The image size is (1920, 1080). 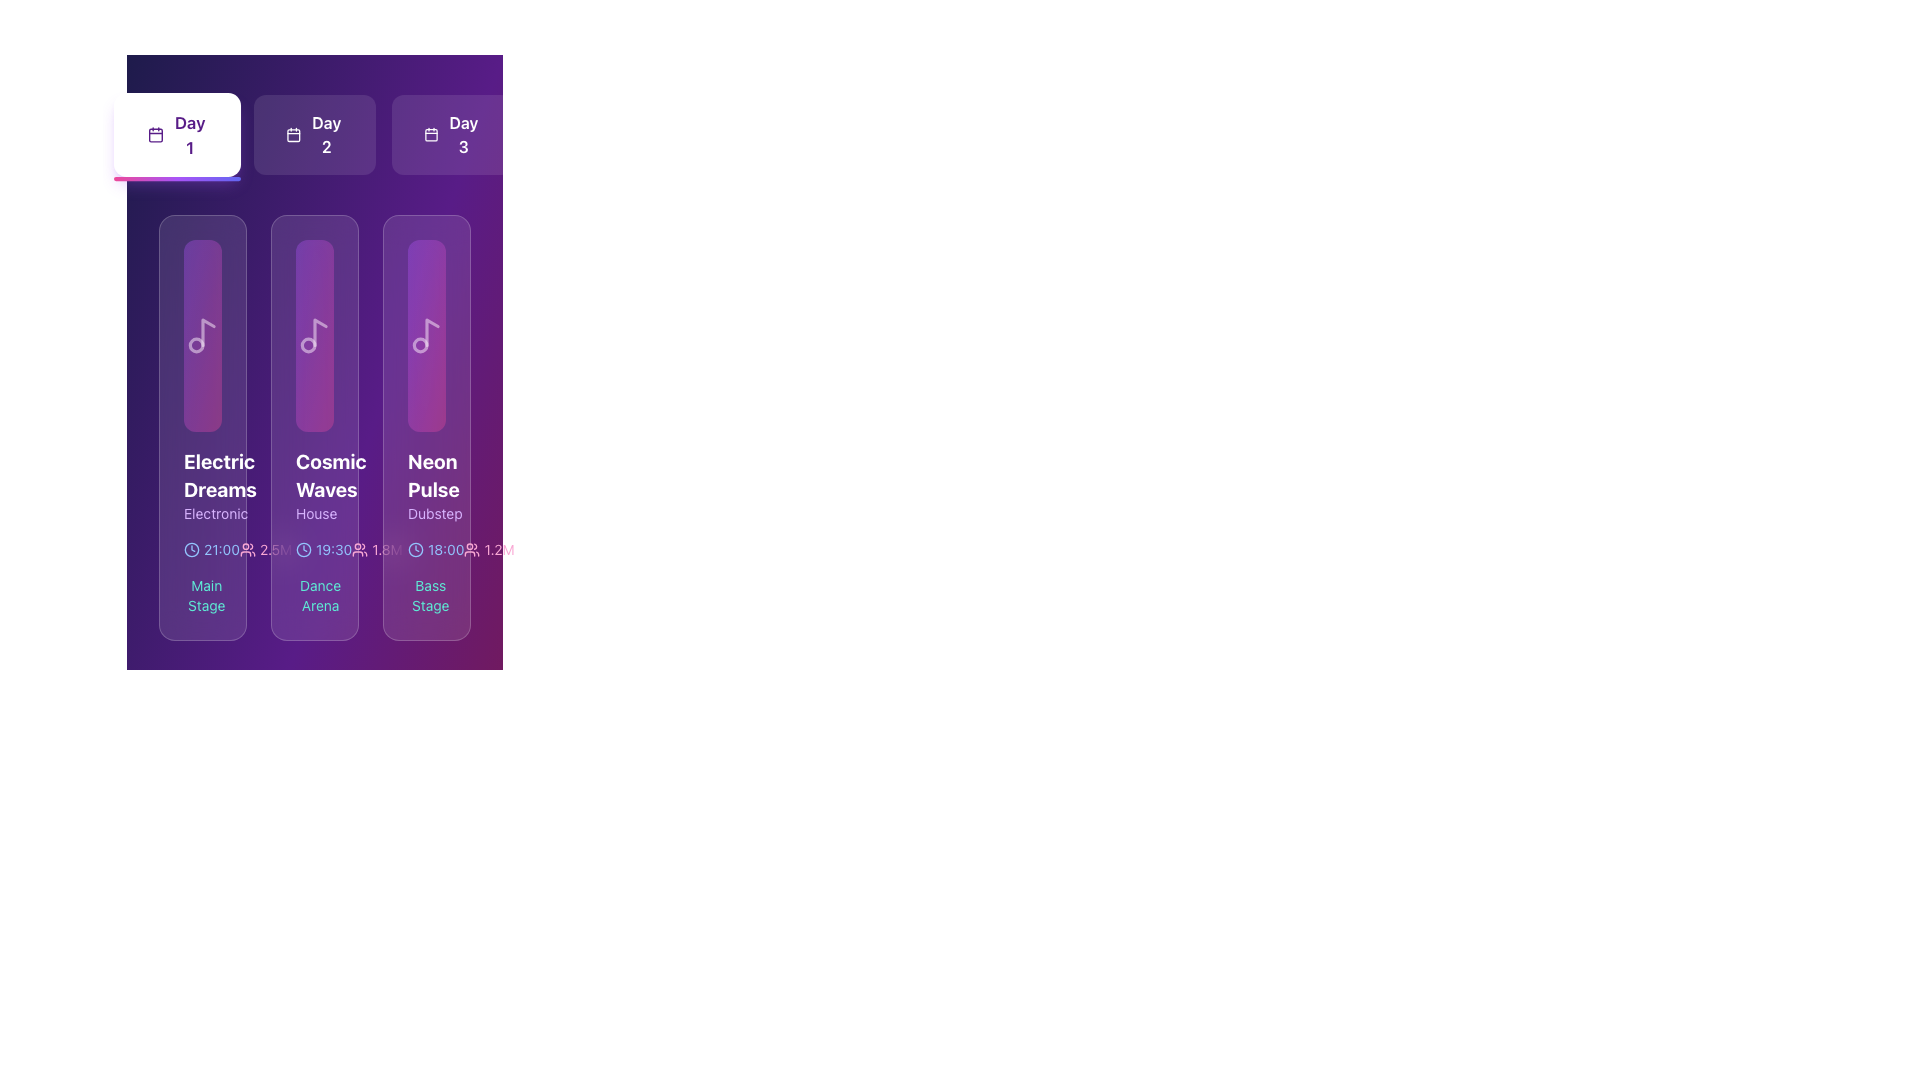 What do you see at coordinates (177, 135) in the screenshot?
I see `'Day 1' selection option button, which is the first element in the navigational interface for event days` at bounding box center [177, 135].